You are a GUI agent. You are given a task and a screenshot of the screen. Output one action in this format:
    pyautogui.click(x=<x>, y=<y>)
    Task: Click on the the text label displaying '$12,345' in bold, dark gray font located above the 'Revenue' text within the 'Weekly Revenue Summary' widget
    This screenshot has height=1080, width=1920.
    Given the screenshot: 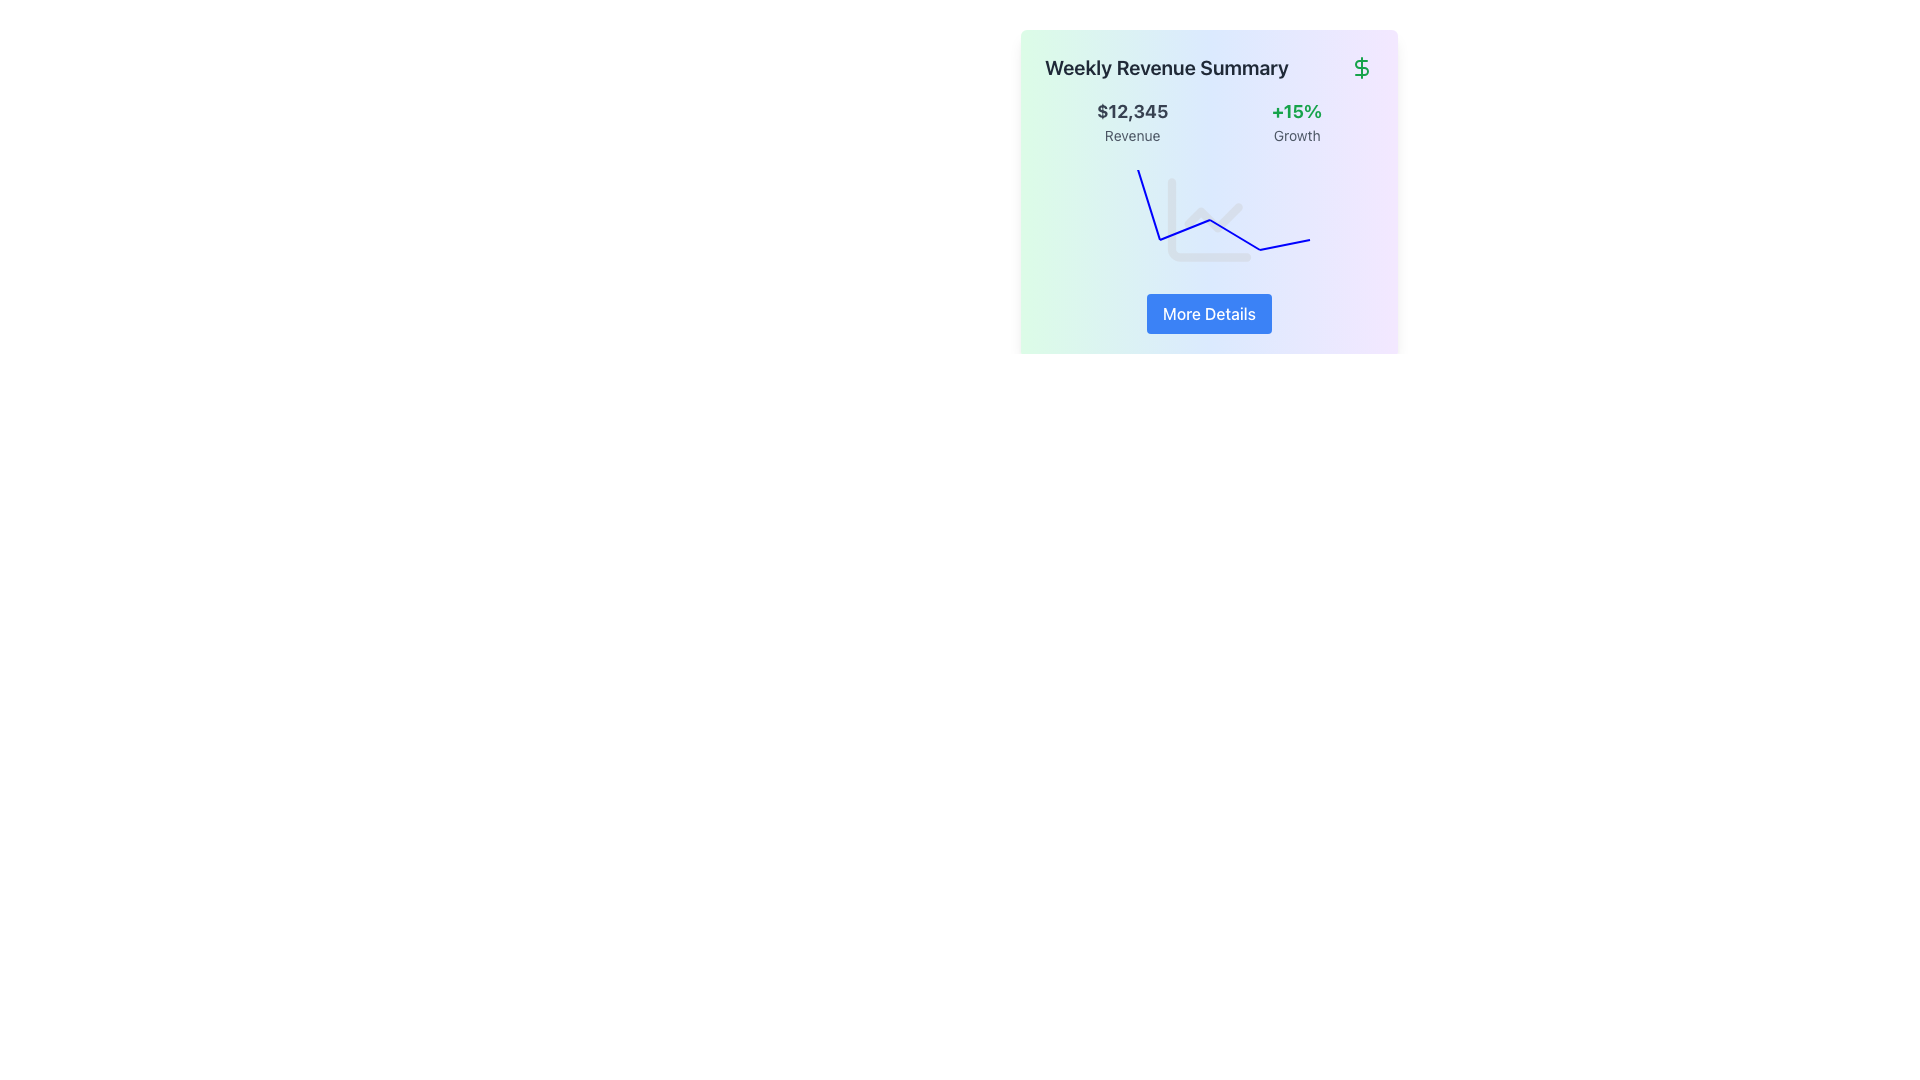 What is the action you would take?
    pyautogui.click(x=1132, y=111)
    